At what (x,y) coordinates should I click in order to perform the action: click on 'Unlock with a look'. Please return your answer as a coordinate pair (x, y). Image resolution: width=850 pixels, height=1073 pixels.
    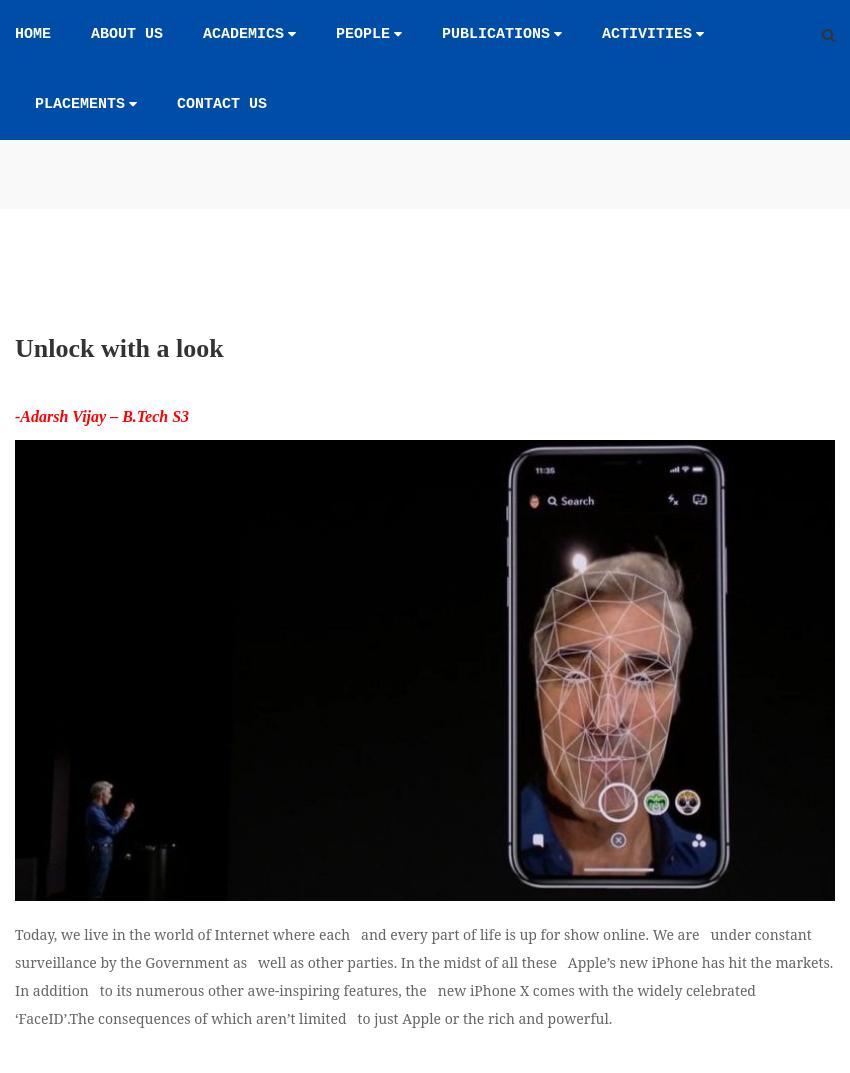
    Looking at the image, I should click on (118, 453).